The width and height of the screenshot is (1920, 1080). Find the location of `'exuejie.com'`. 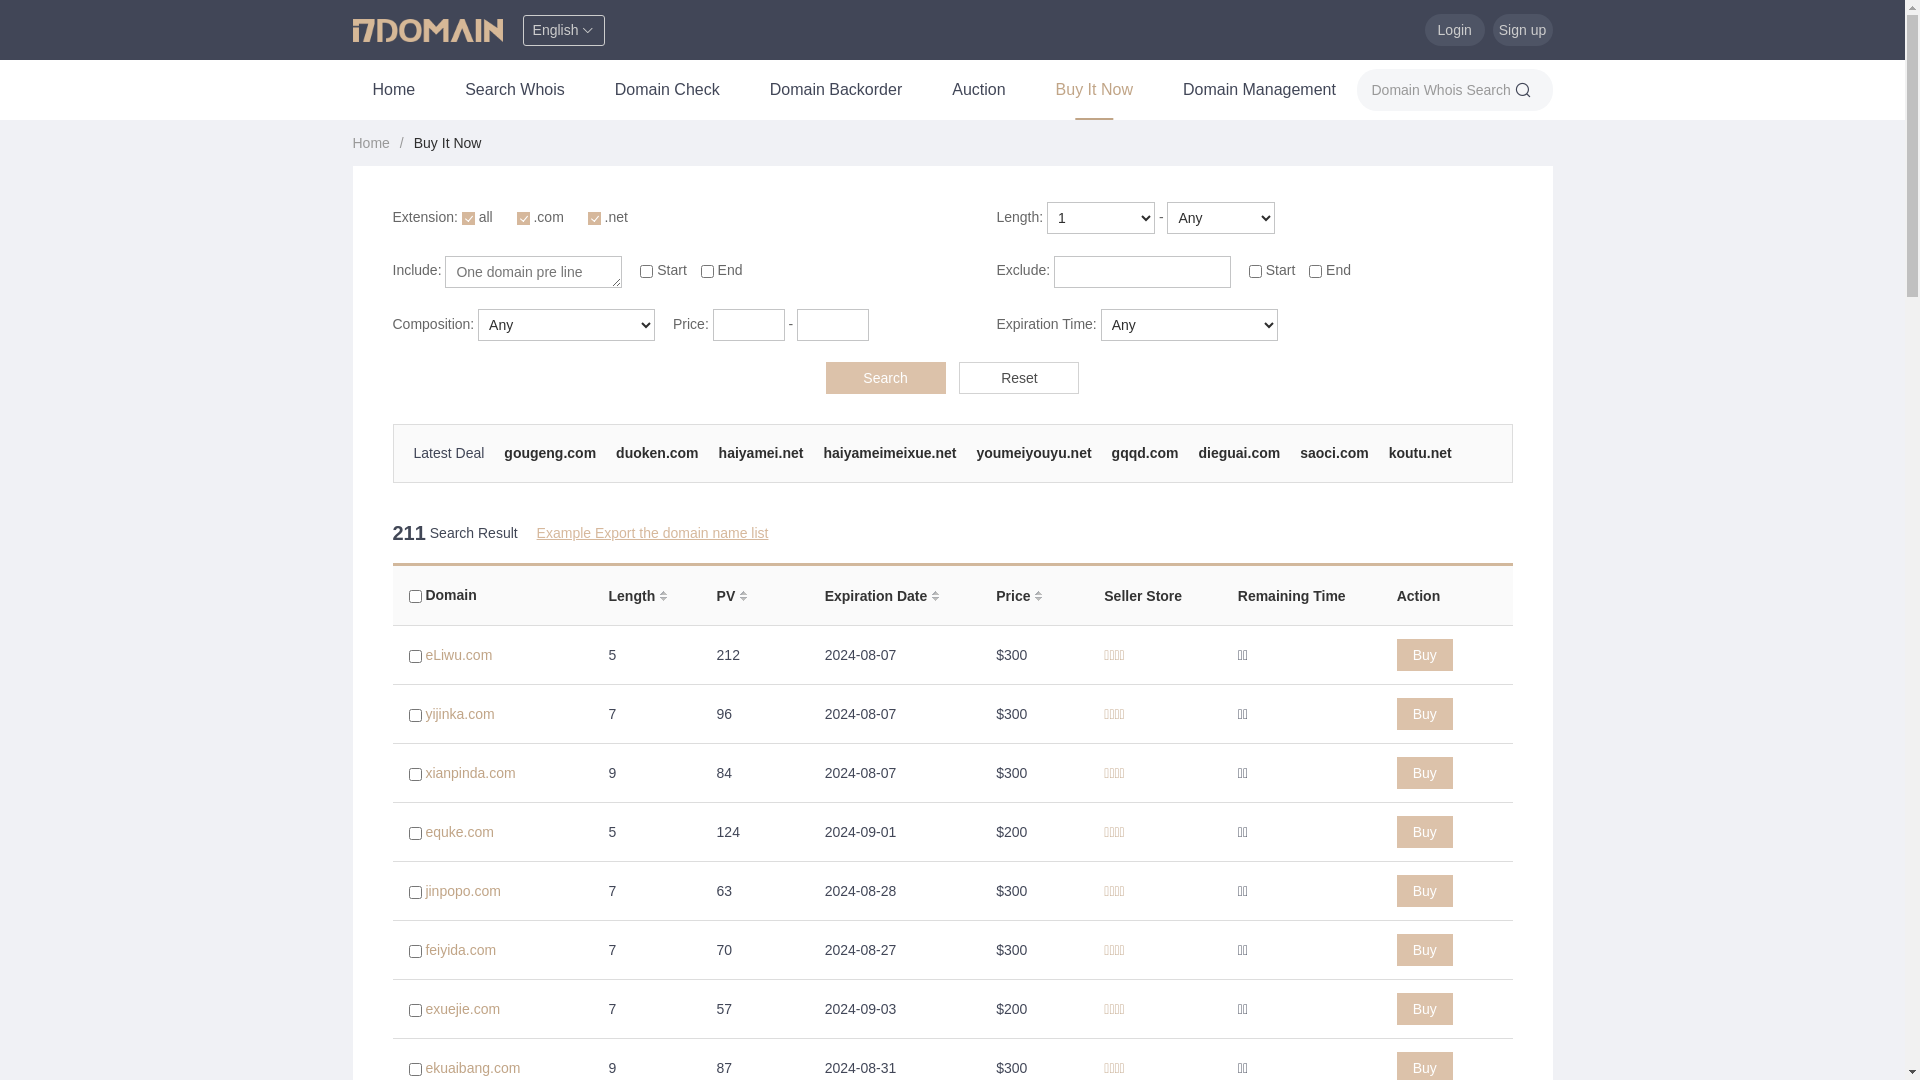

'exuejie.com' is located at coordinates (461, 1009).